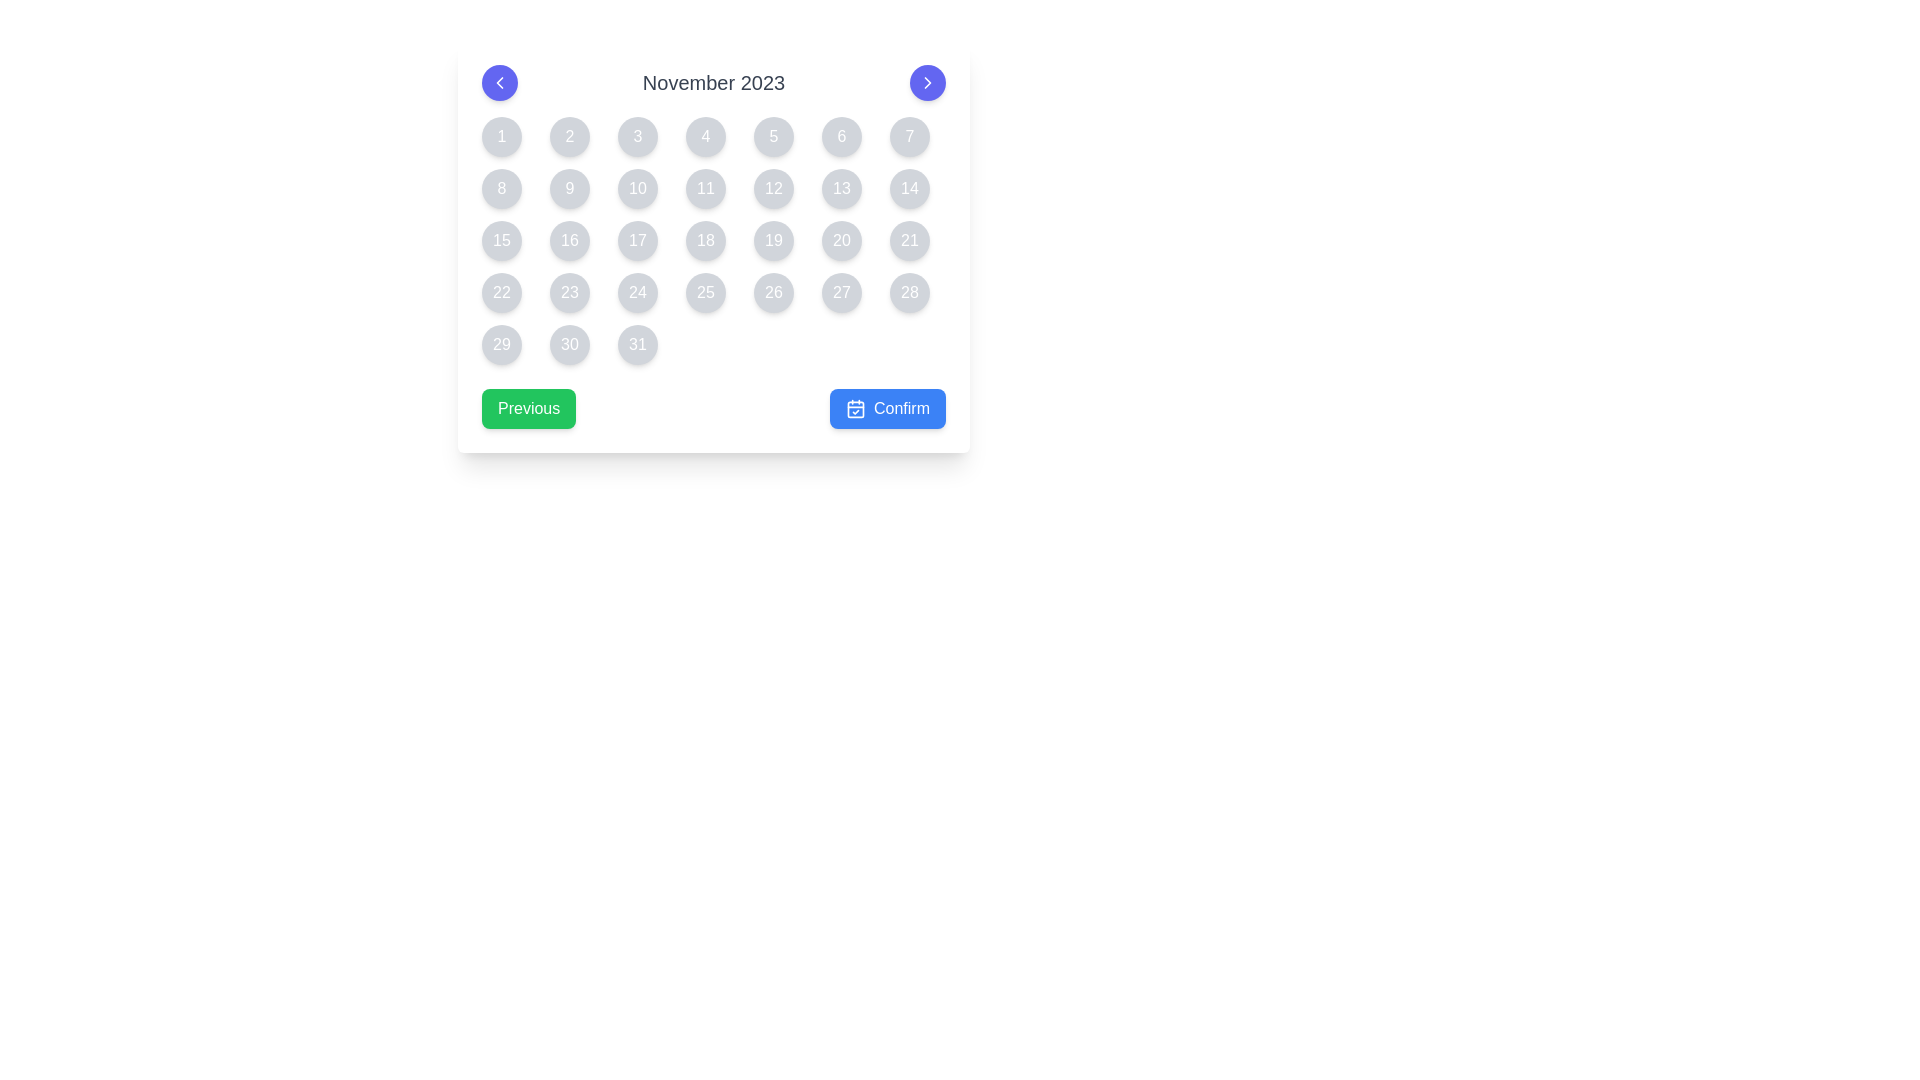 The height and width of the screenshot is (1080, 1920). What do you see at coordinates (901, 407) in the screenshot?
I see `the text label indicating the purpose of the confirm button located in the lower right corner of the calendar interface` at bounding box center [901, 407].